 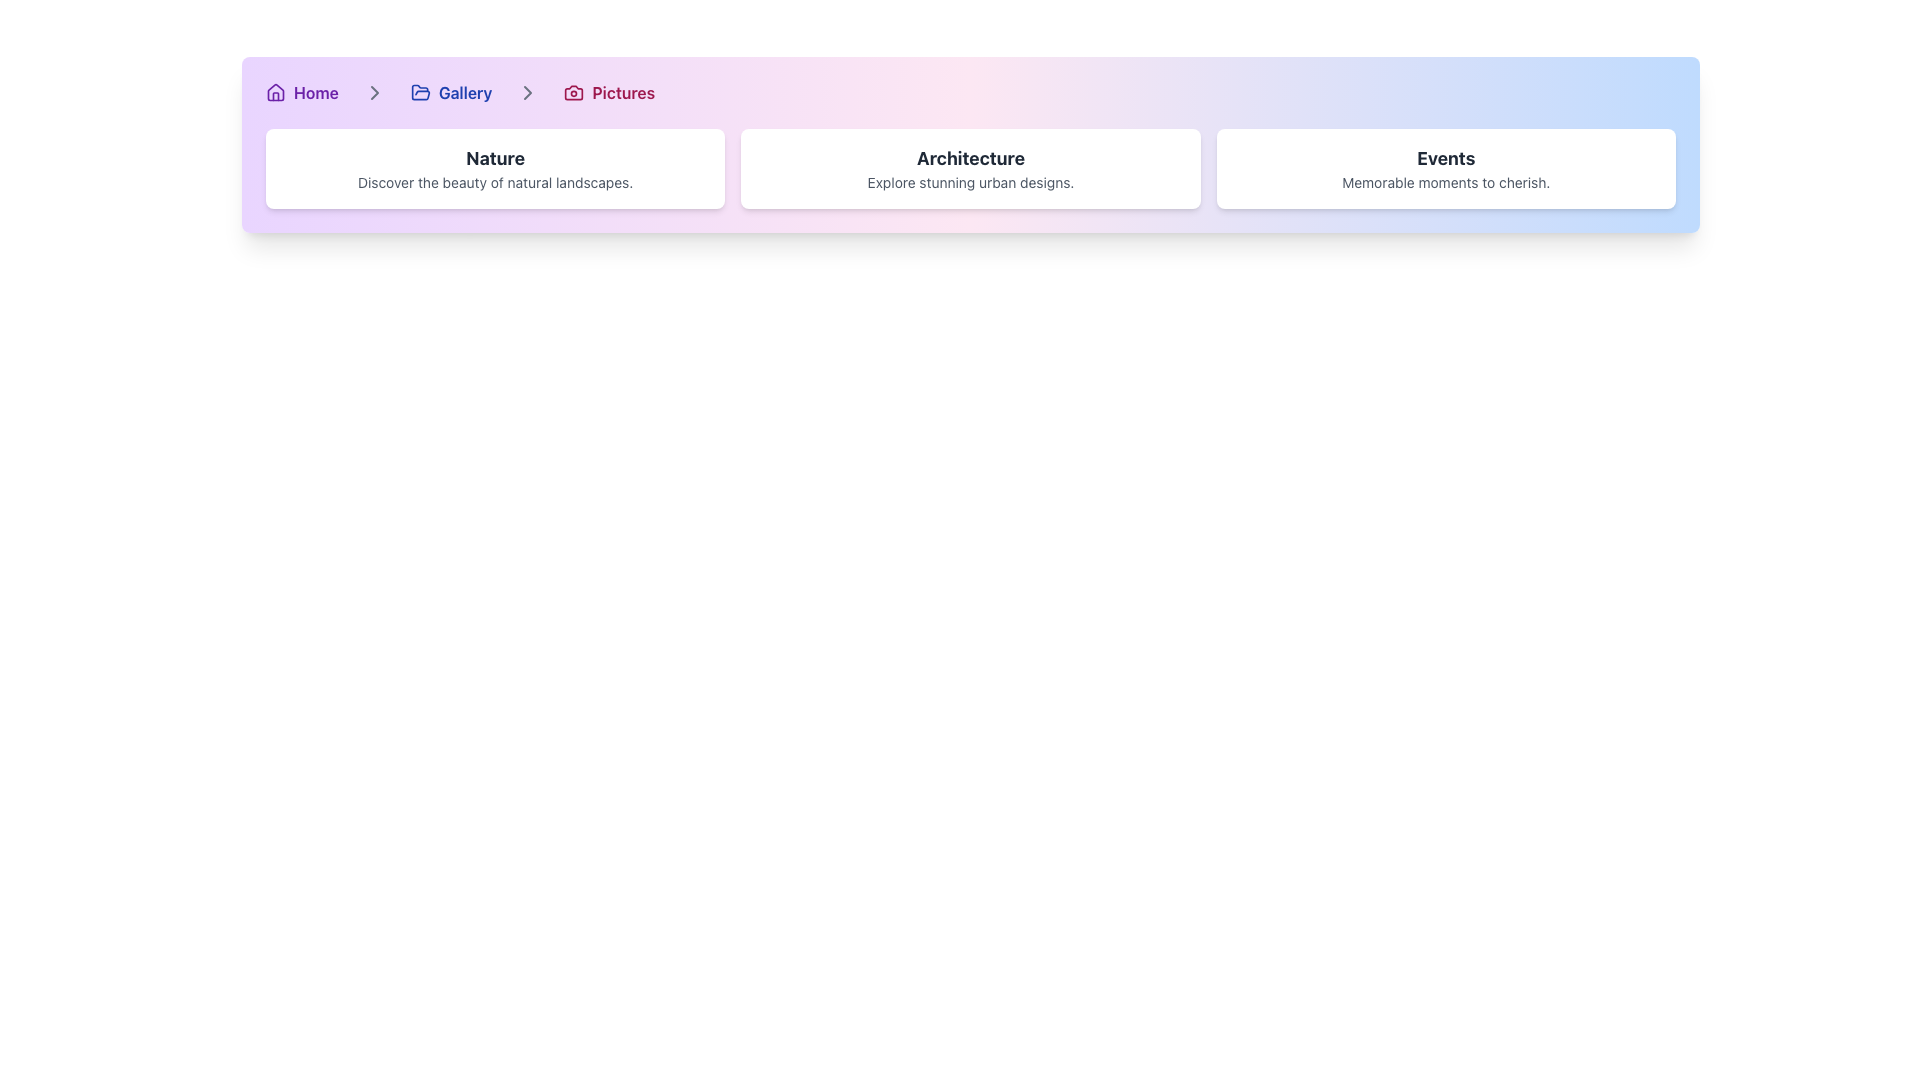 What do you see at coordinates (1446, 157) in the screenshot?
I see `the static text element that serves as a title or heading for the card, located at the top portion of the card towards the right end of a horizontal row of similar cards` at bounding box center [1446, 157].